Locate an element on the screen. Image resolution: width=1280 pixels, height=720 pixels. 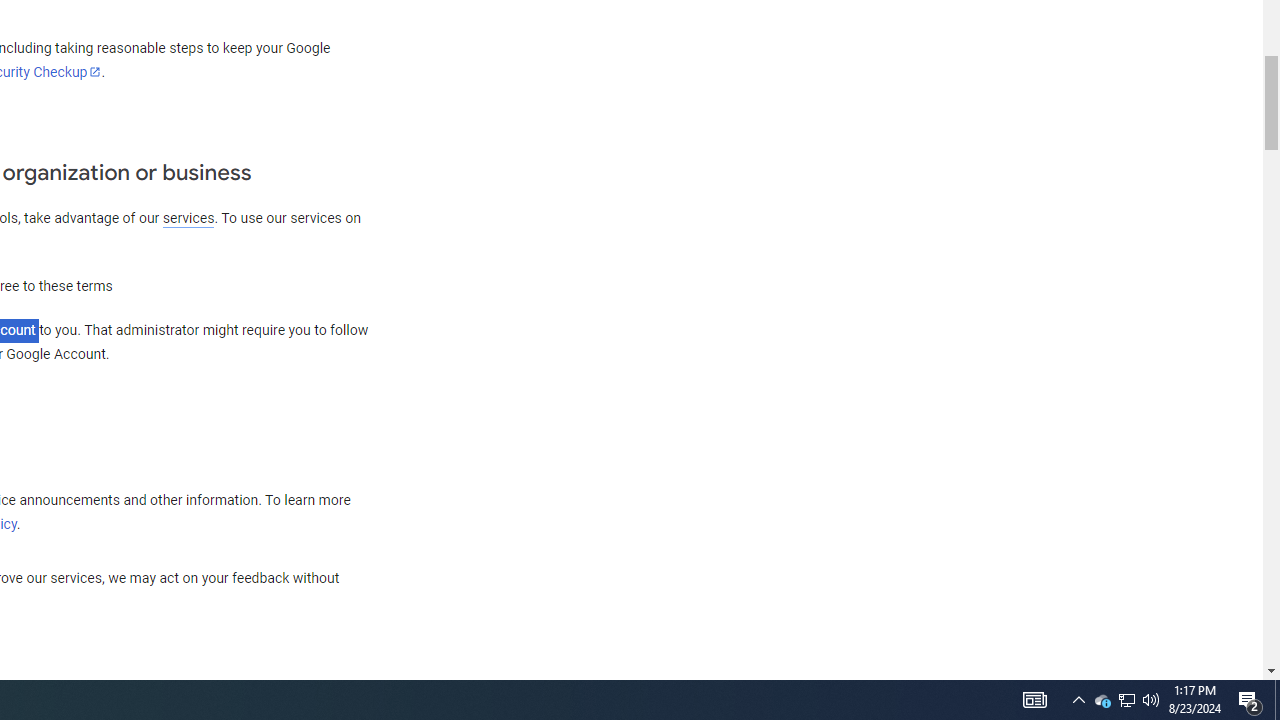
'services' is located at coordinates (188, 218).